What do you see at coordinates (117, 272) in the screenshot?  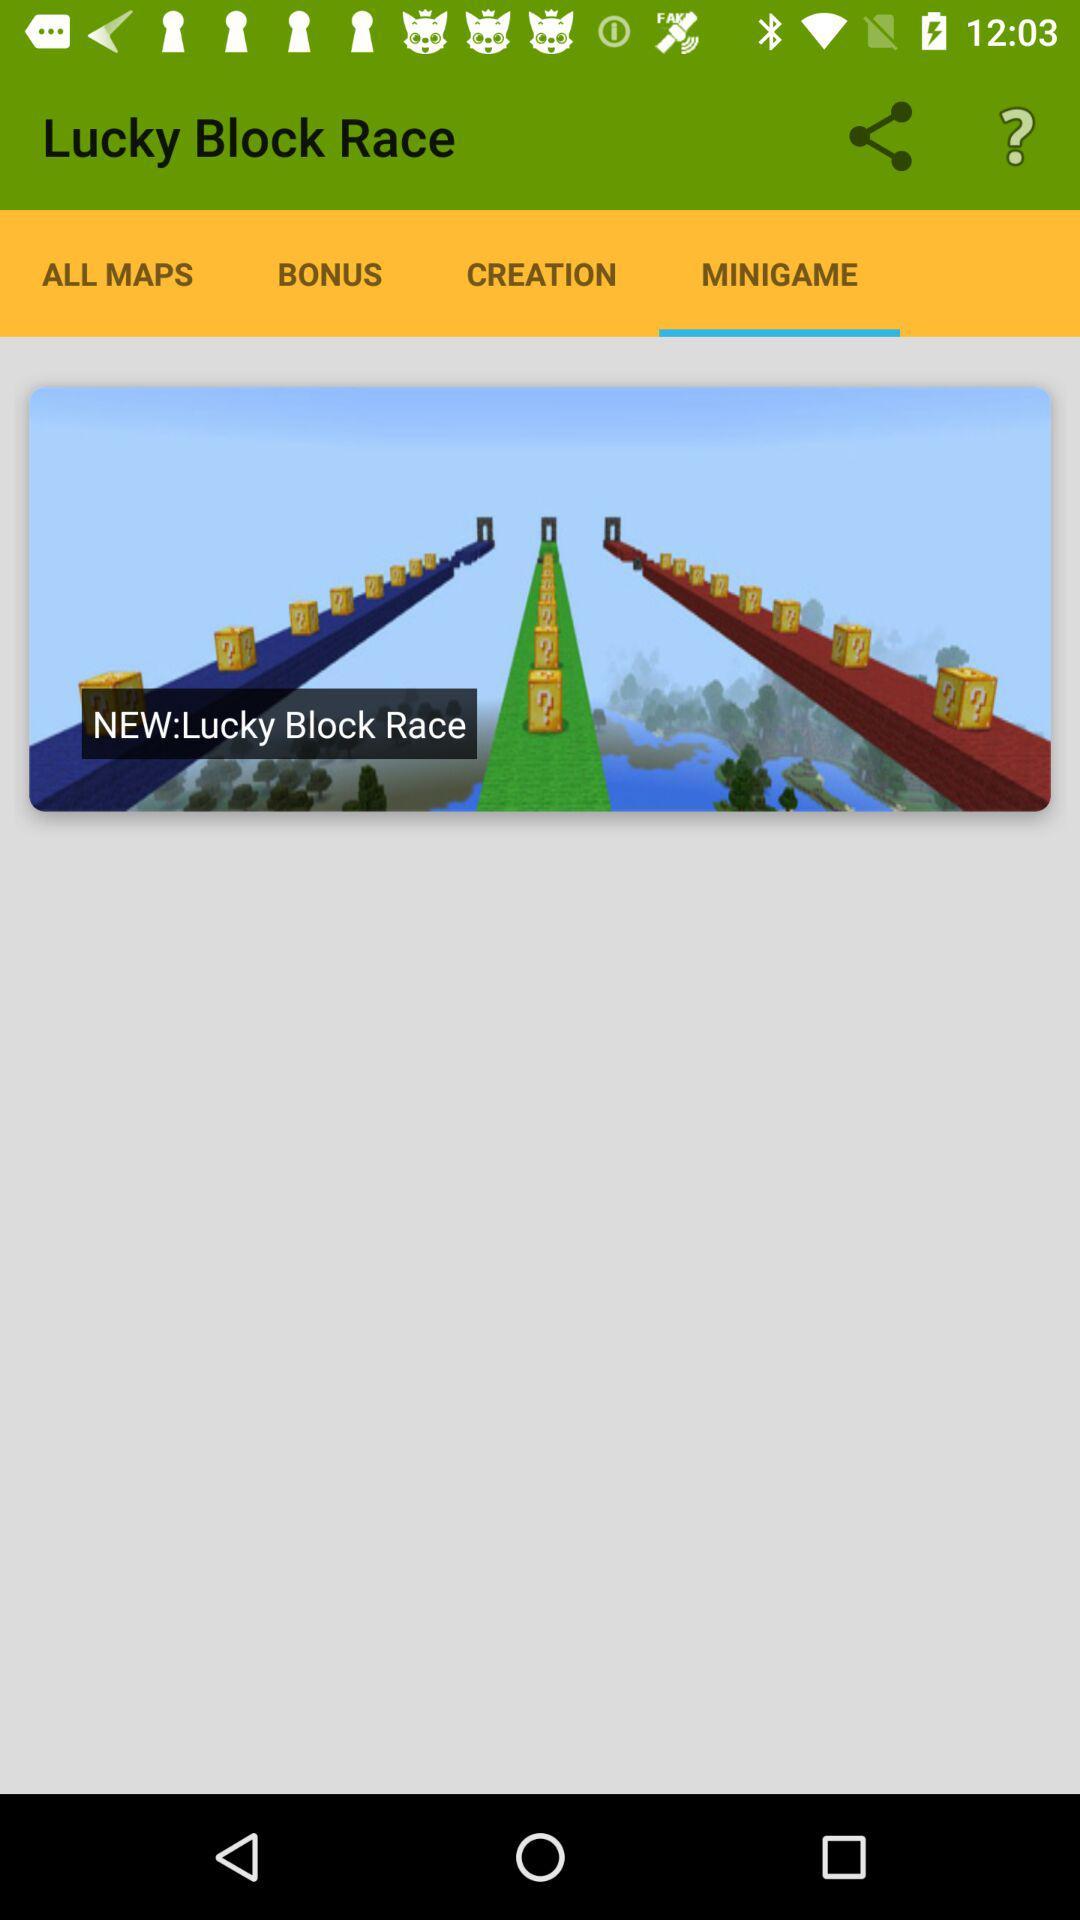 I see `the item next to bonus icon` at bounding box center [117, 272].